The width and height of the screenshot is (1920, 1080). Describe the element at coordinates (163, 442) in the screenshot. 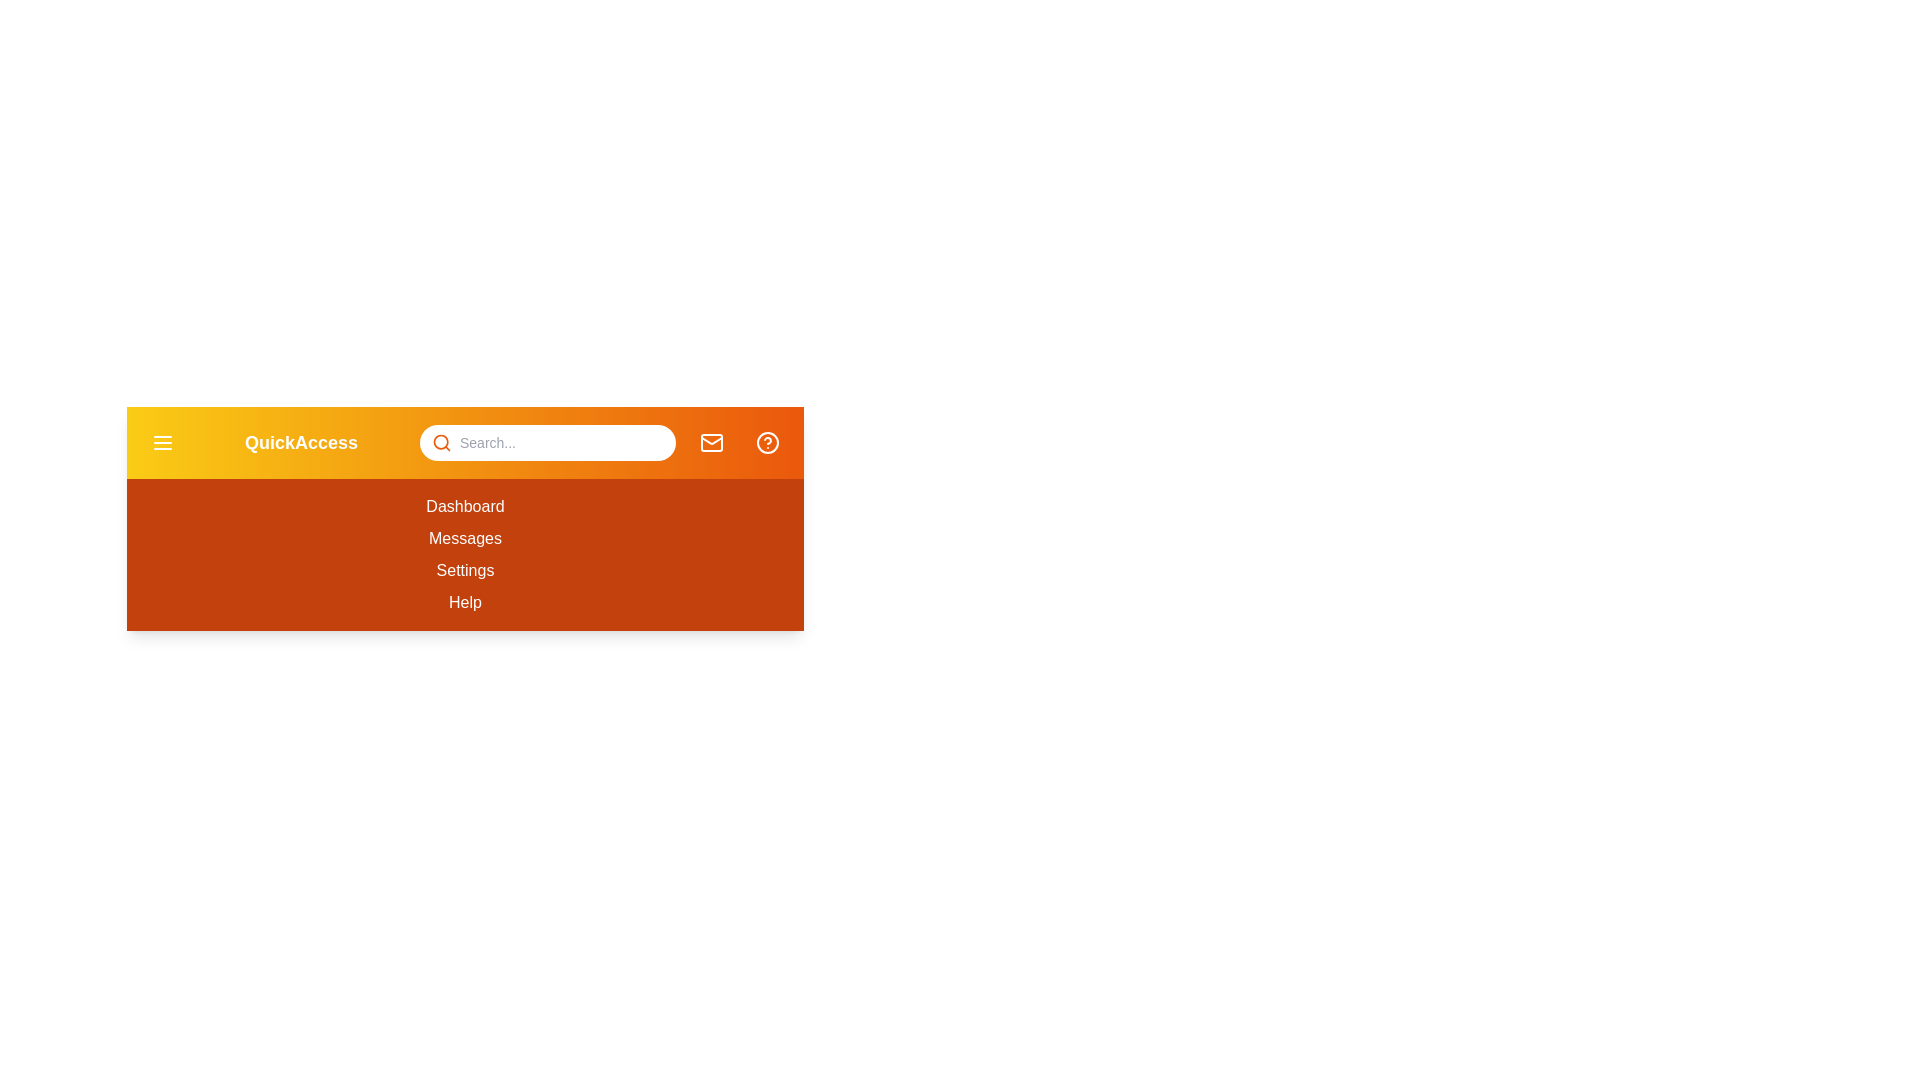

I see `the hamburger menu button with a yellow background located at the far left of the navigation bar` at that location.